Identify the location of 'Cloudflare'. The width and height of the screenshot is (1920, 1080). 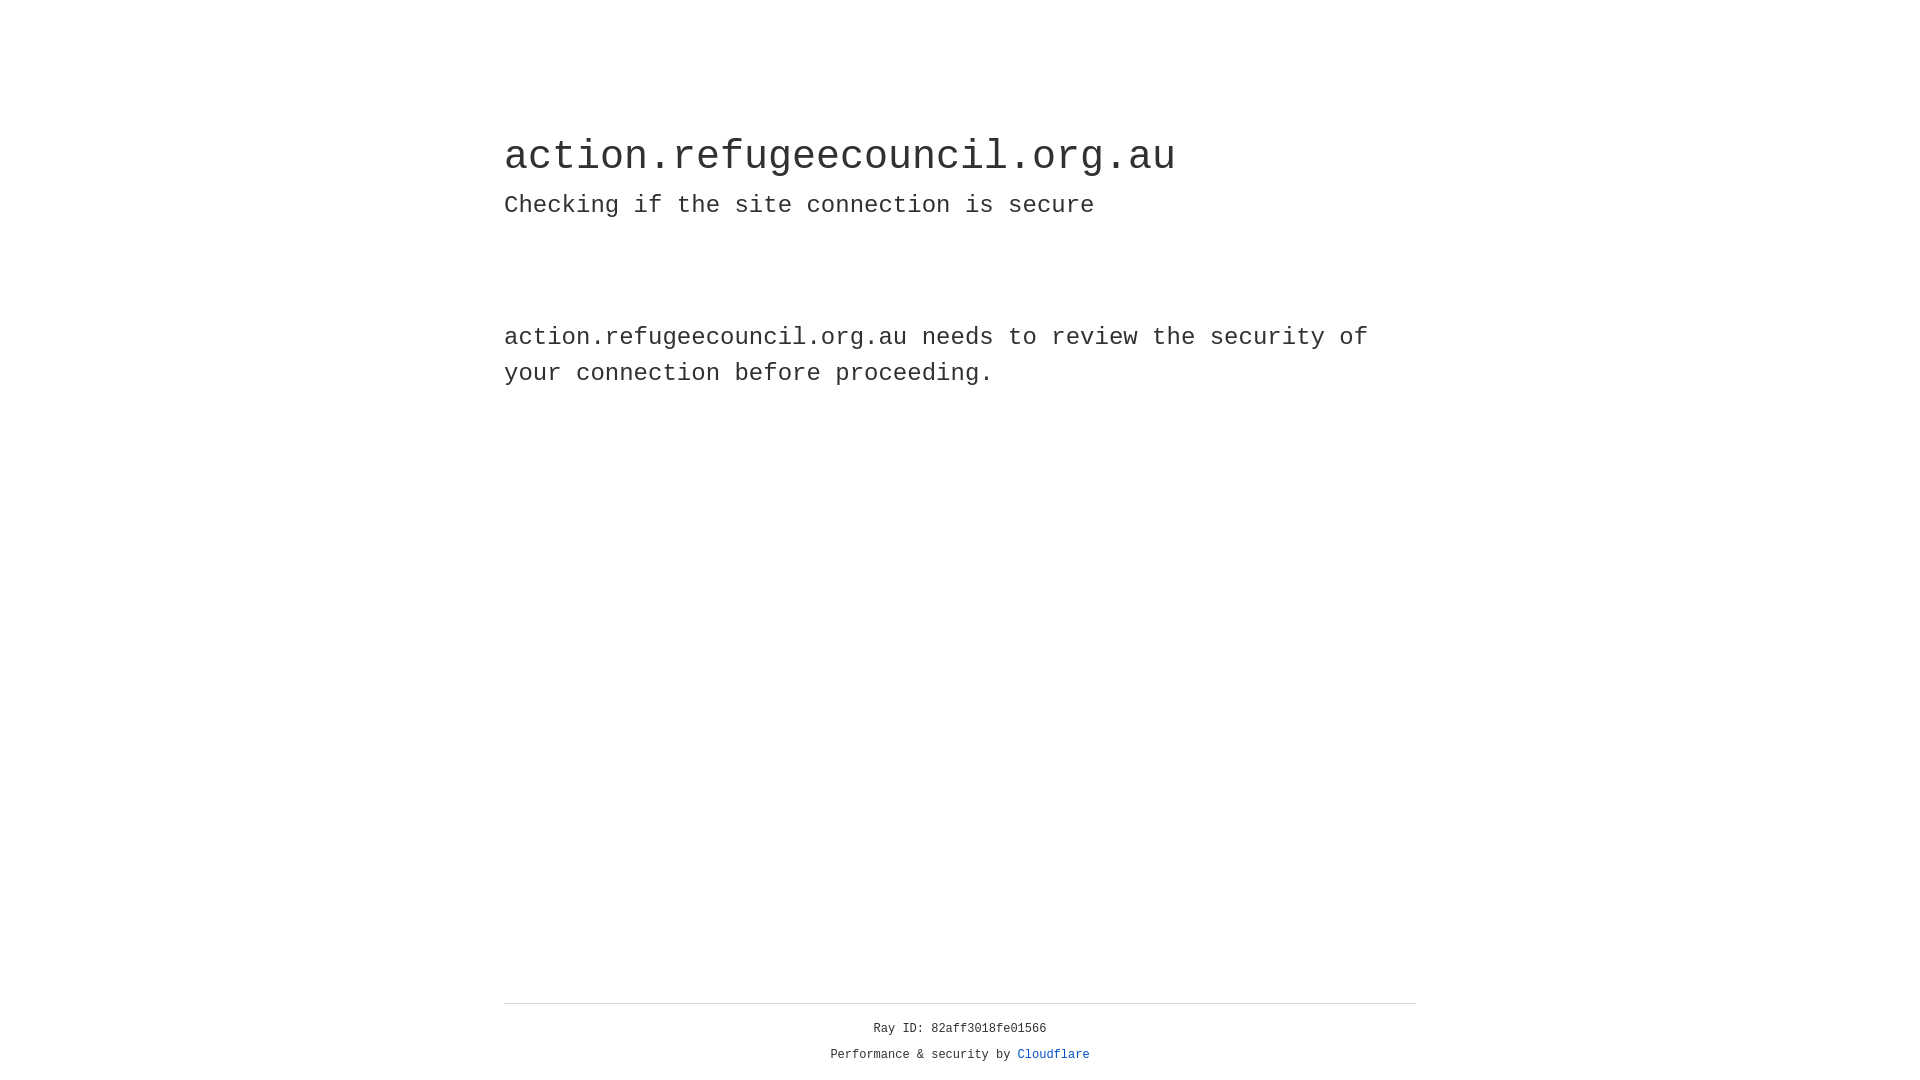
(1017, 1054).